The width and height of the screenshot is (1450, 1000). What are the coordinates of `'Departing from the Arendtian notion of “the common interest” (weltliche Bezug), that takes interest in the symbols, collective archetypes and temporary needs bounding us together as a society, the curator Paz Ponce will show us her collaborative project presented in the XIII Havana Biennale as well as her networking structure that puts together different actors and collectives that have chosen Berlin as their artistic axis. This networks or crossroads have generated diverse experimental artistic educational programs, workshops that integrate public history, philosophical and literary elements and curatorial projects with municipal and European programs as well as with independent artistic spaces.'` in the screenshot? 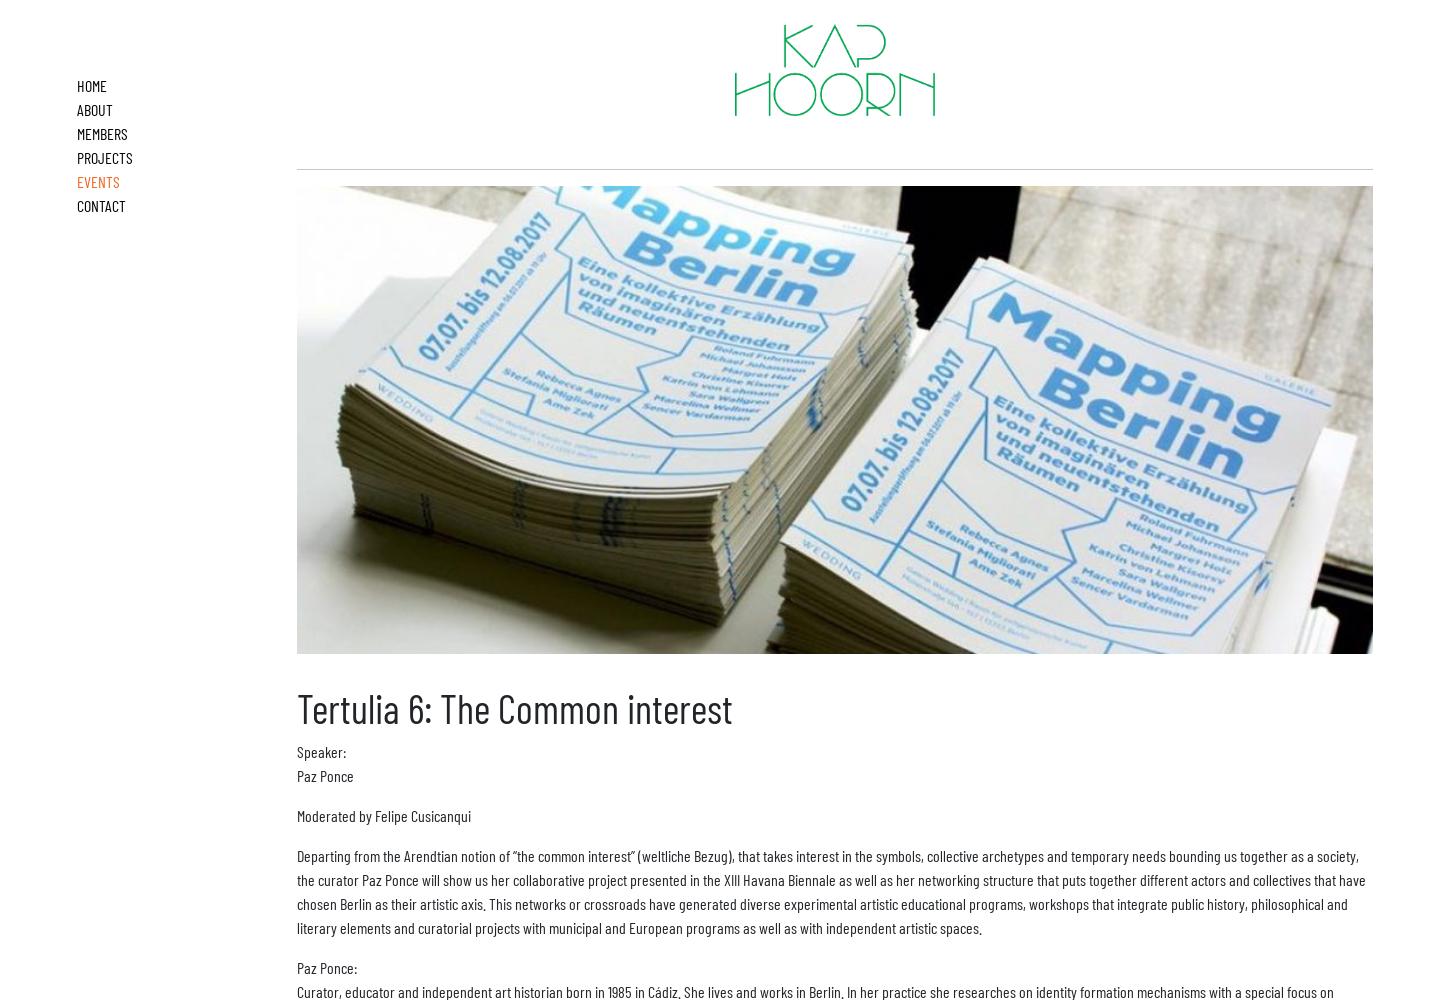 It's located at (831, 890).